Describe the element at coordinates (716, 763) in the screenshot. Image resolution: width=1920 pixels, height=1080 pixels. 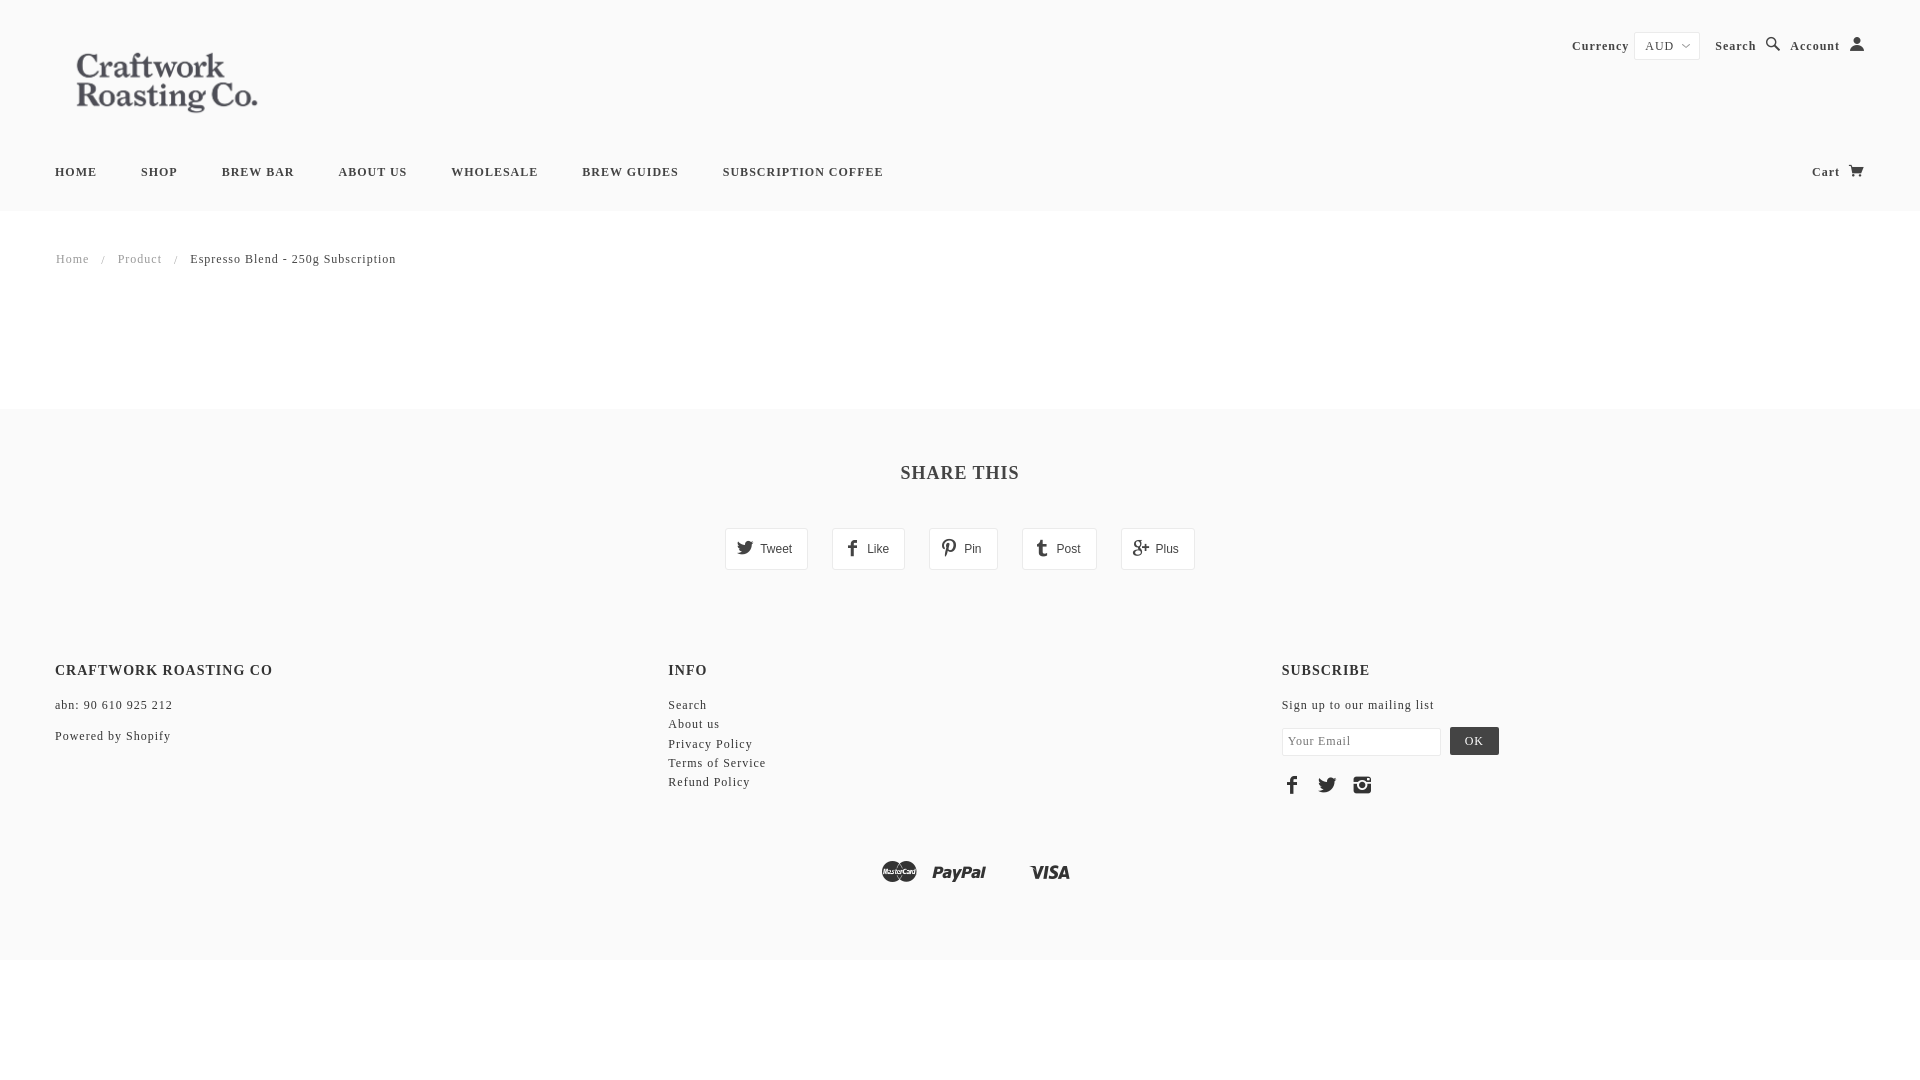
I see `'Terms of Service'` at that location.